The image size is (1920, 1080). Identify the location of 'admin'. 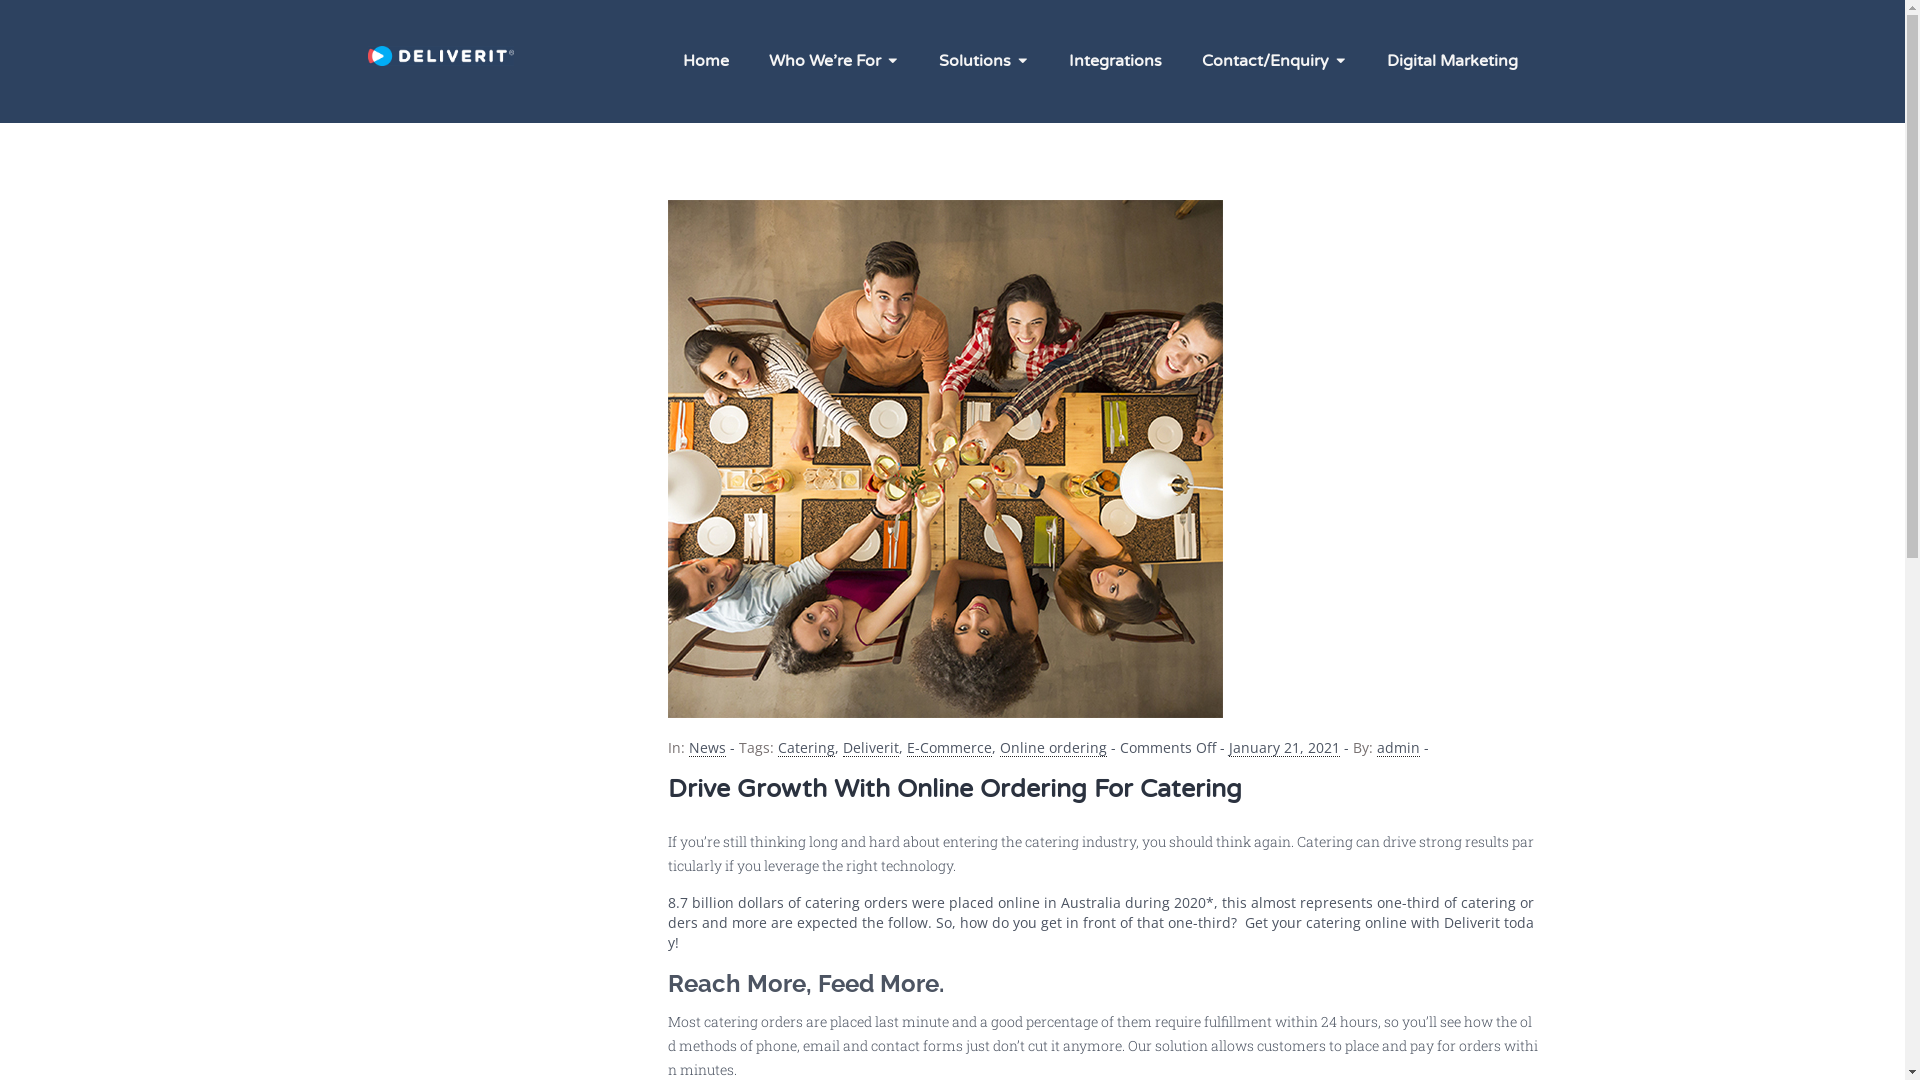
(1396, 748).